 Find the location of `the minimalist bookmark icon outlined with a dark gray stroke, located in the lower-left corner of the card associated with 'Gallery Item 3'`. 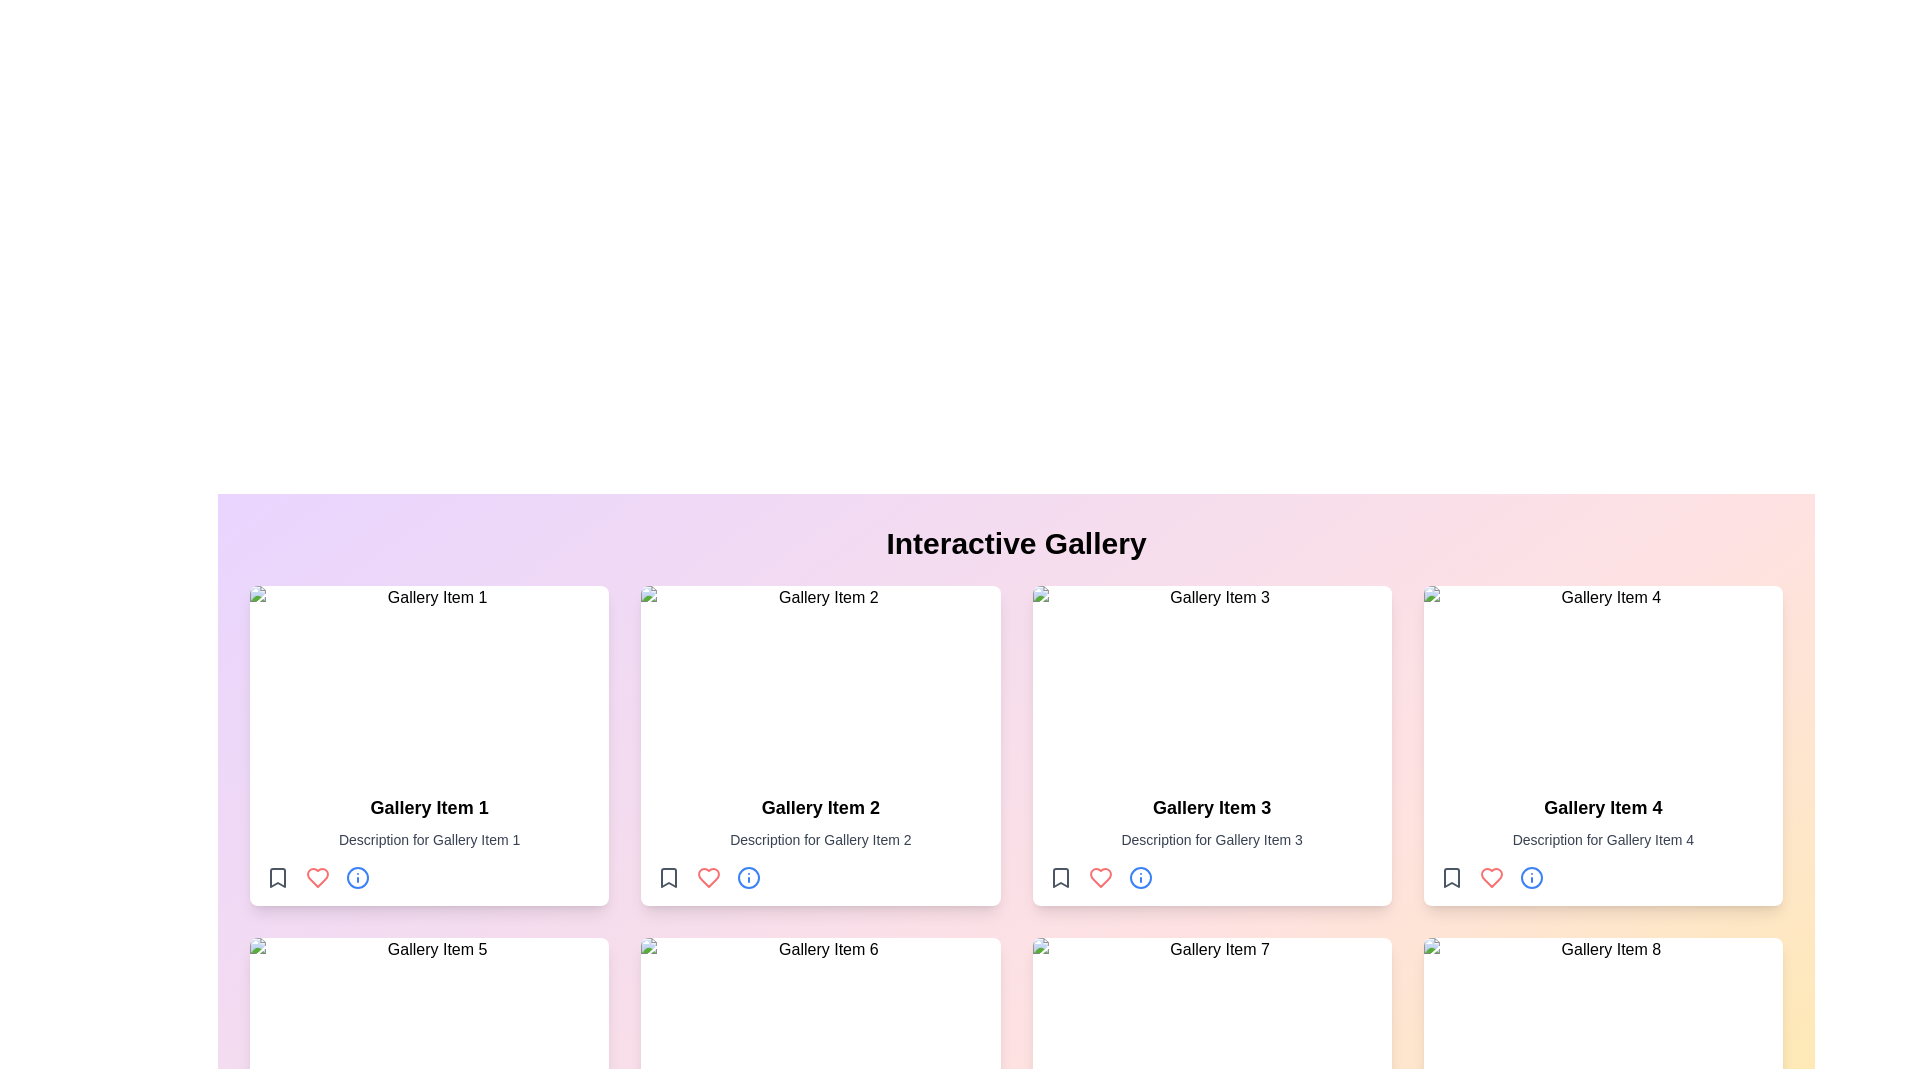

the minimalist bookmark icon outlined with a dark gray stroke, located in the lower-left corner of the card associated with 'Gallery Item 3' is located at coordinates (1059, 877).